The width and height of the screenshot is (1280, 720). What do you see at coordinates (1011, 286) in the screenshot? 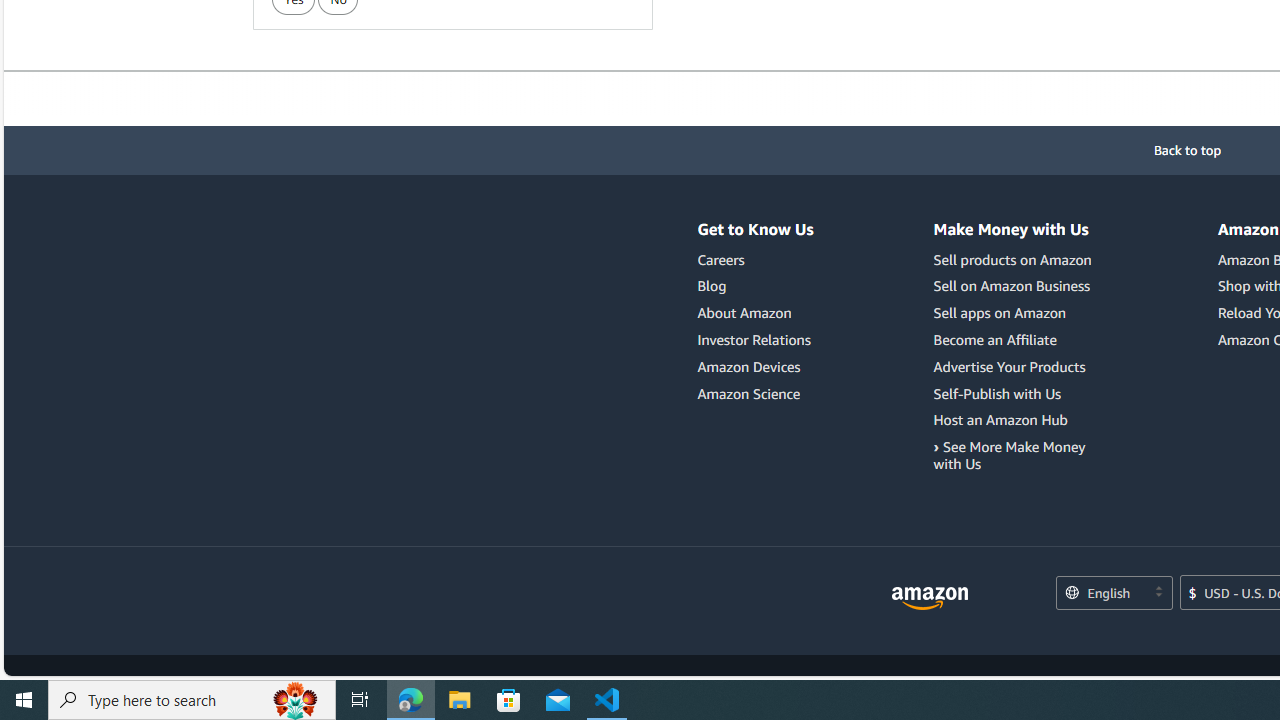
I see `'Sell on Amazon Business'` at bounding box center [1011, 286].